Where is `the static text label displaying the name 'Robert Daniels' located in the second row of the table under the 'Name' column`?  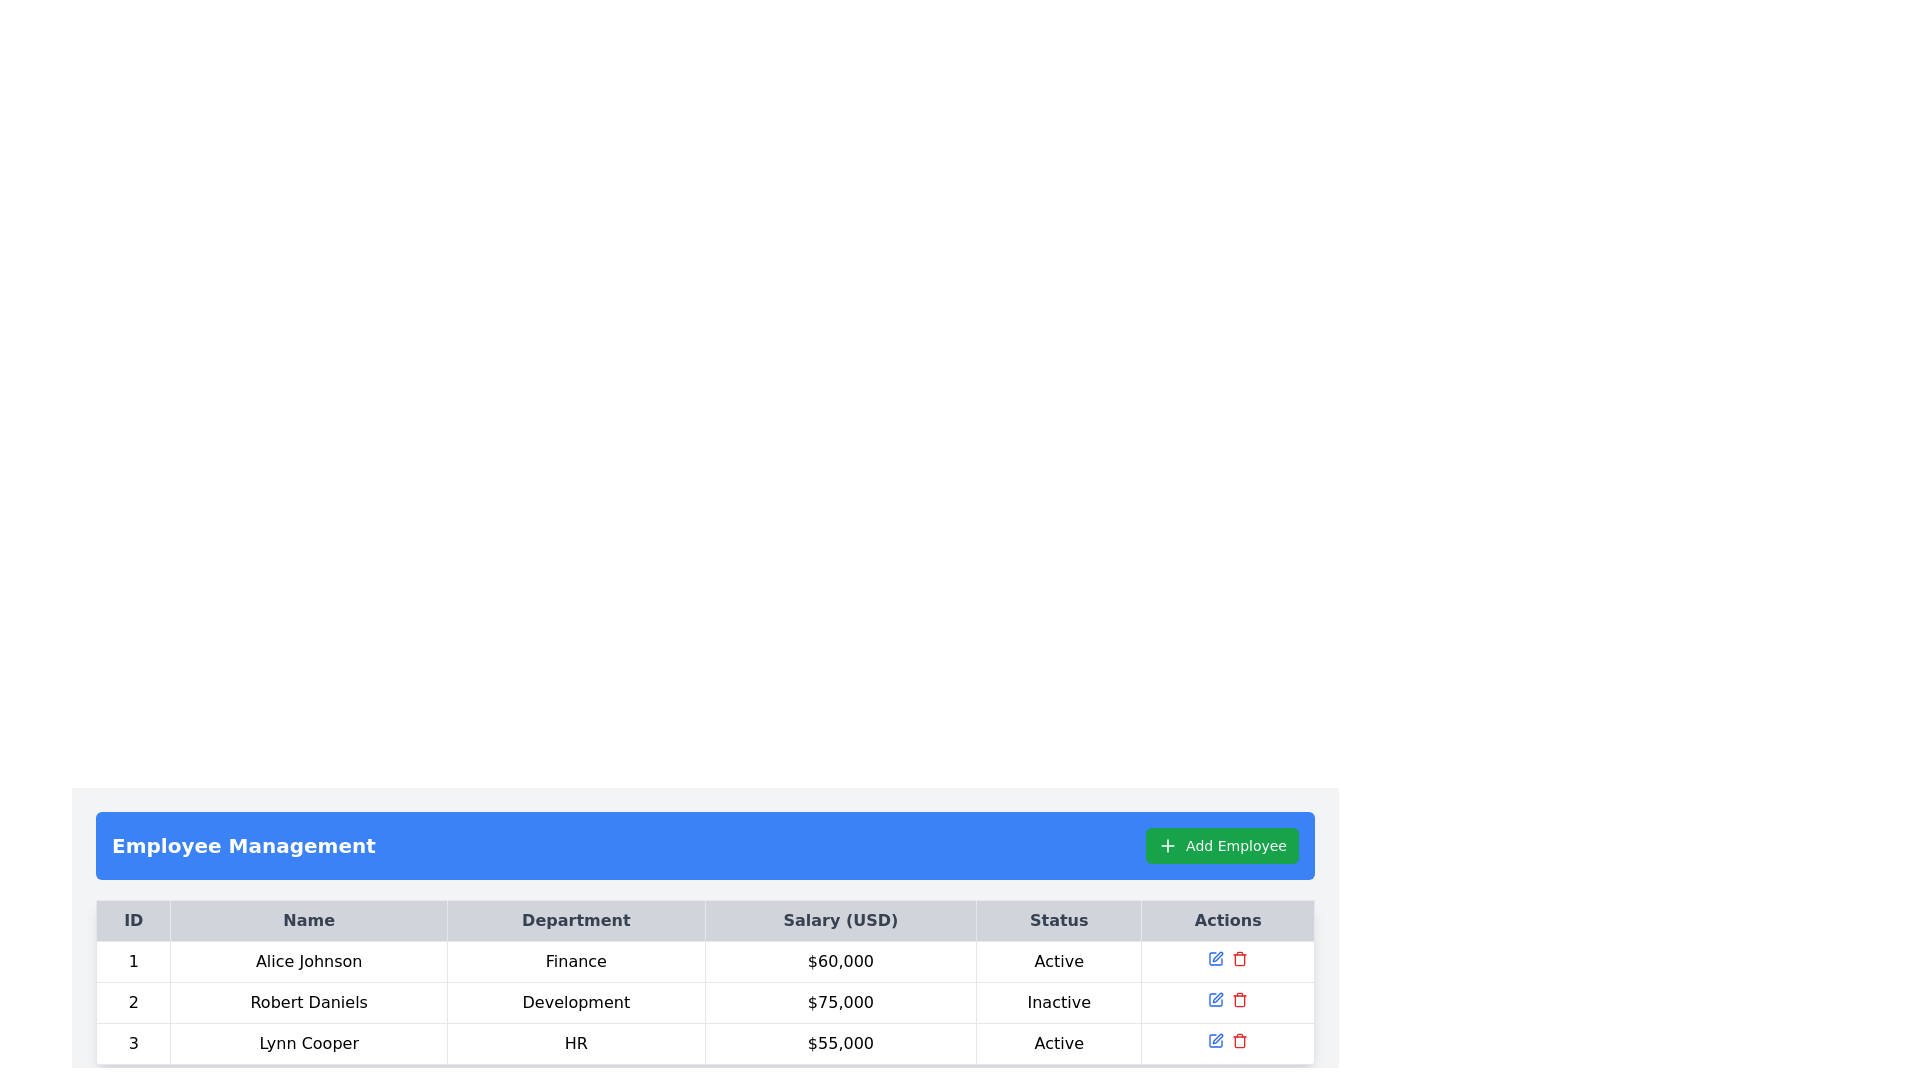 the static text label displaying the name 'Robert Daniels' located in the second row of the table under the 'Name' column is located at coordinates (308, 1002).